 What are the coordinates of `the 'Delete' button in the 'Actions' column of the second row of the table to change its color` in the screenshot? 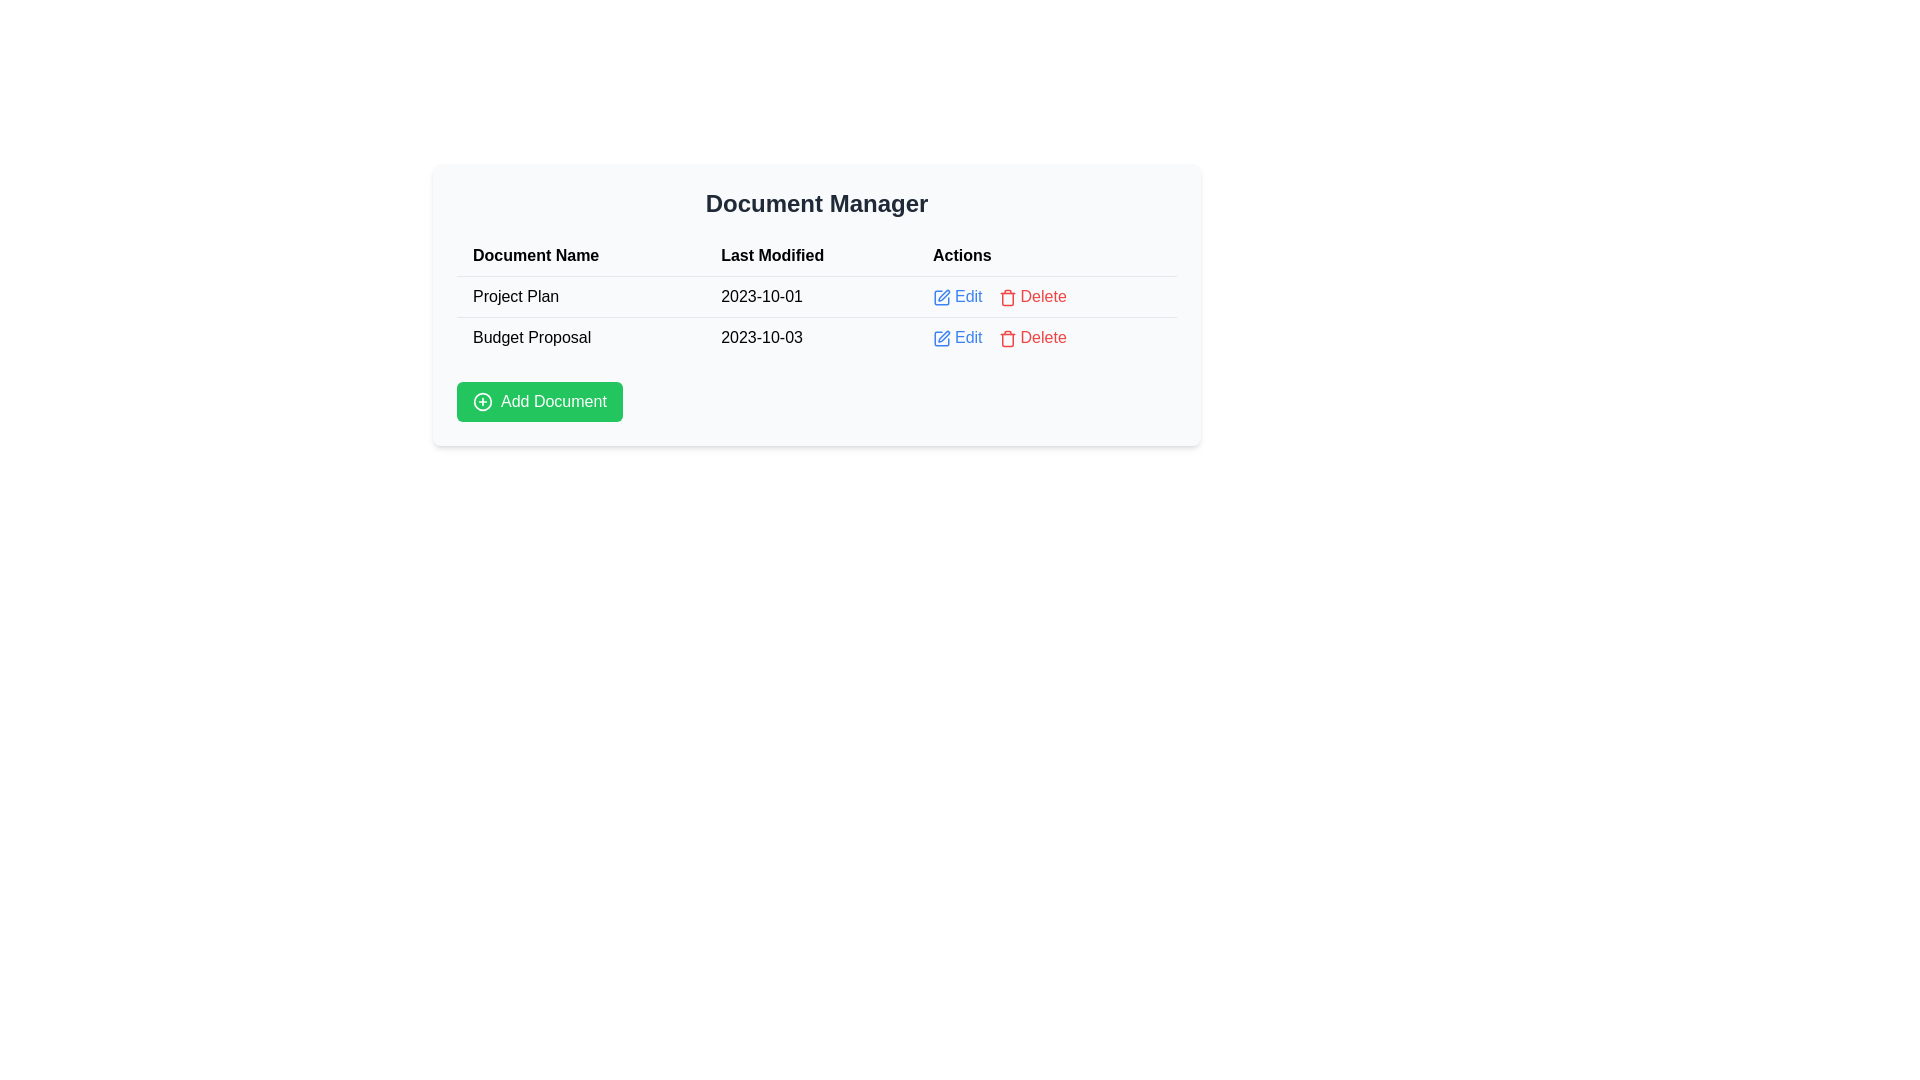 It's located at (1032, 337).